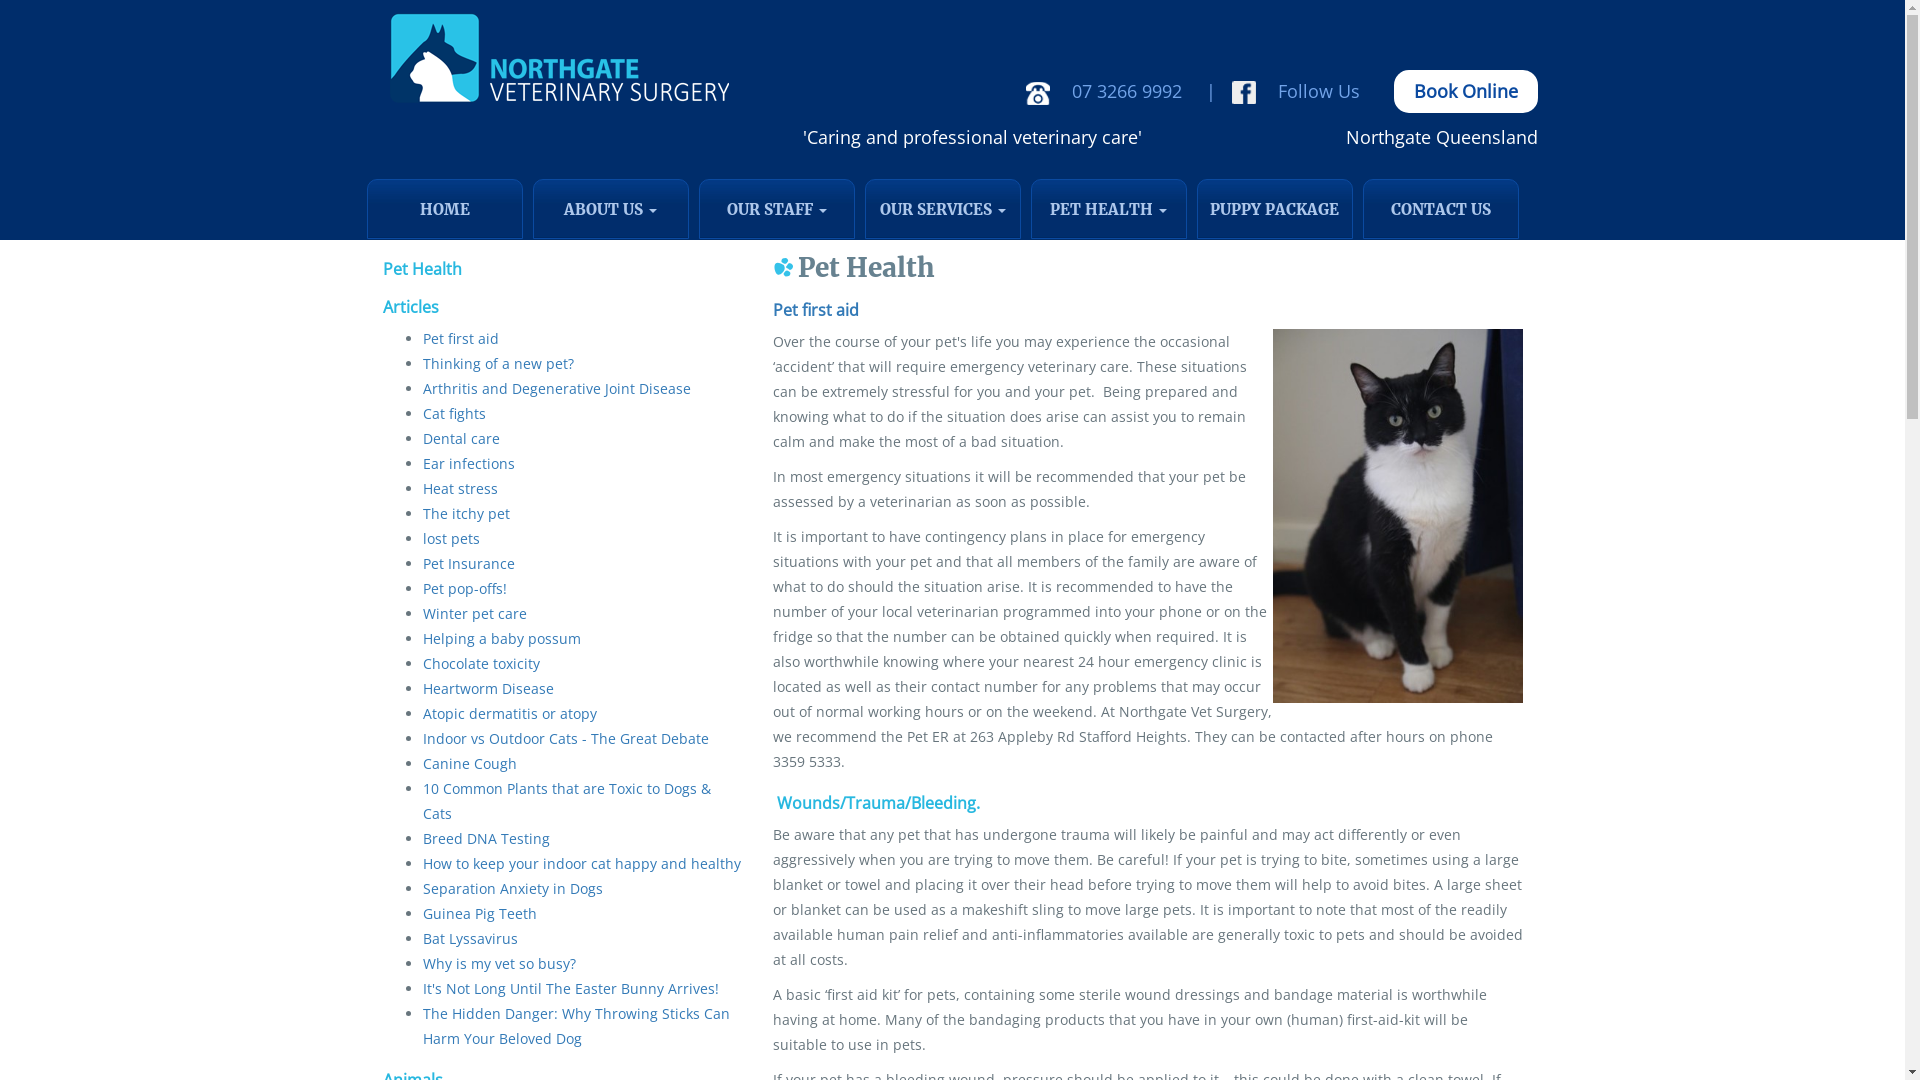  What do you see at coordinates (1299, 91) in the screenshot?
I see `'Follow Us'` at bounding box center [1299, 91].